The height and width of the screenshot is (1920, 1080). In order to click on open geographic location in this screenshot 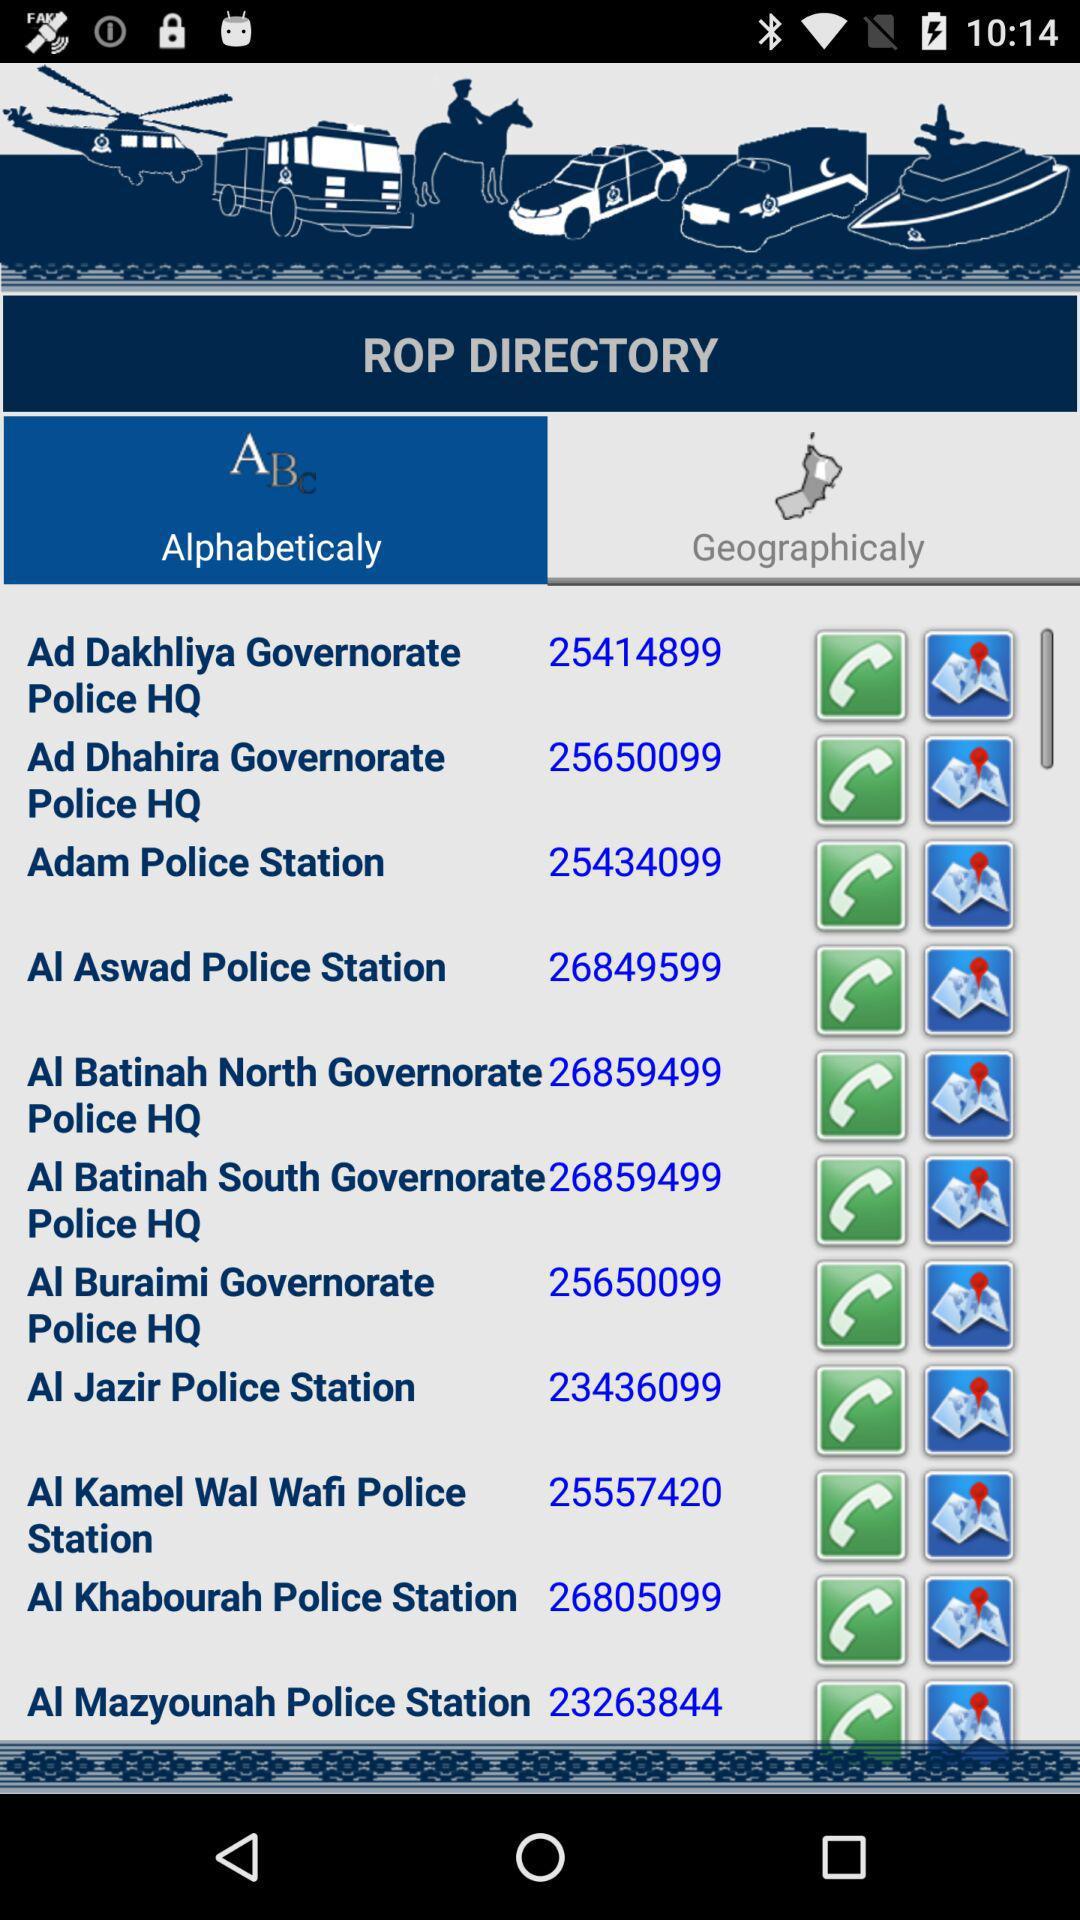, I will do `click(967, 991)`.